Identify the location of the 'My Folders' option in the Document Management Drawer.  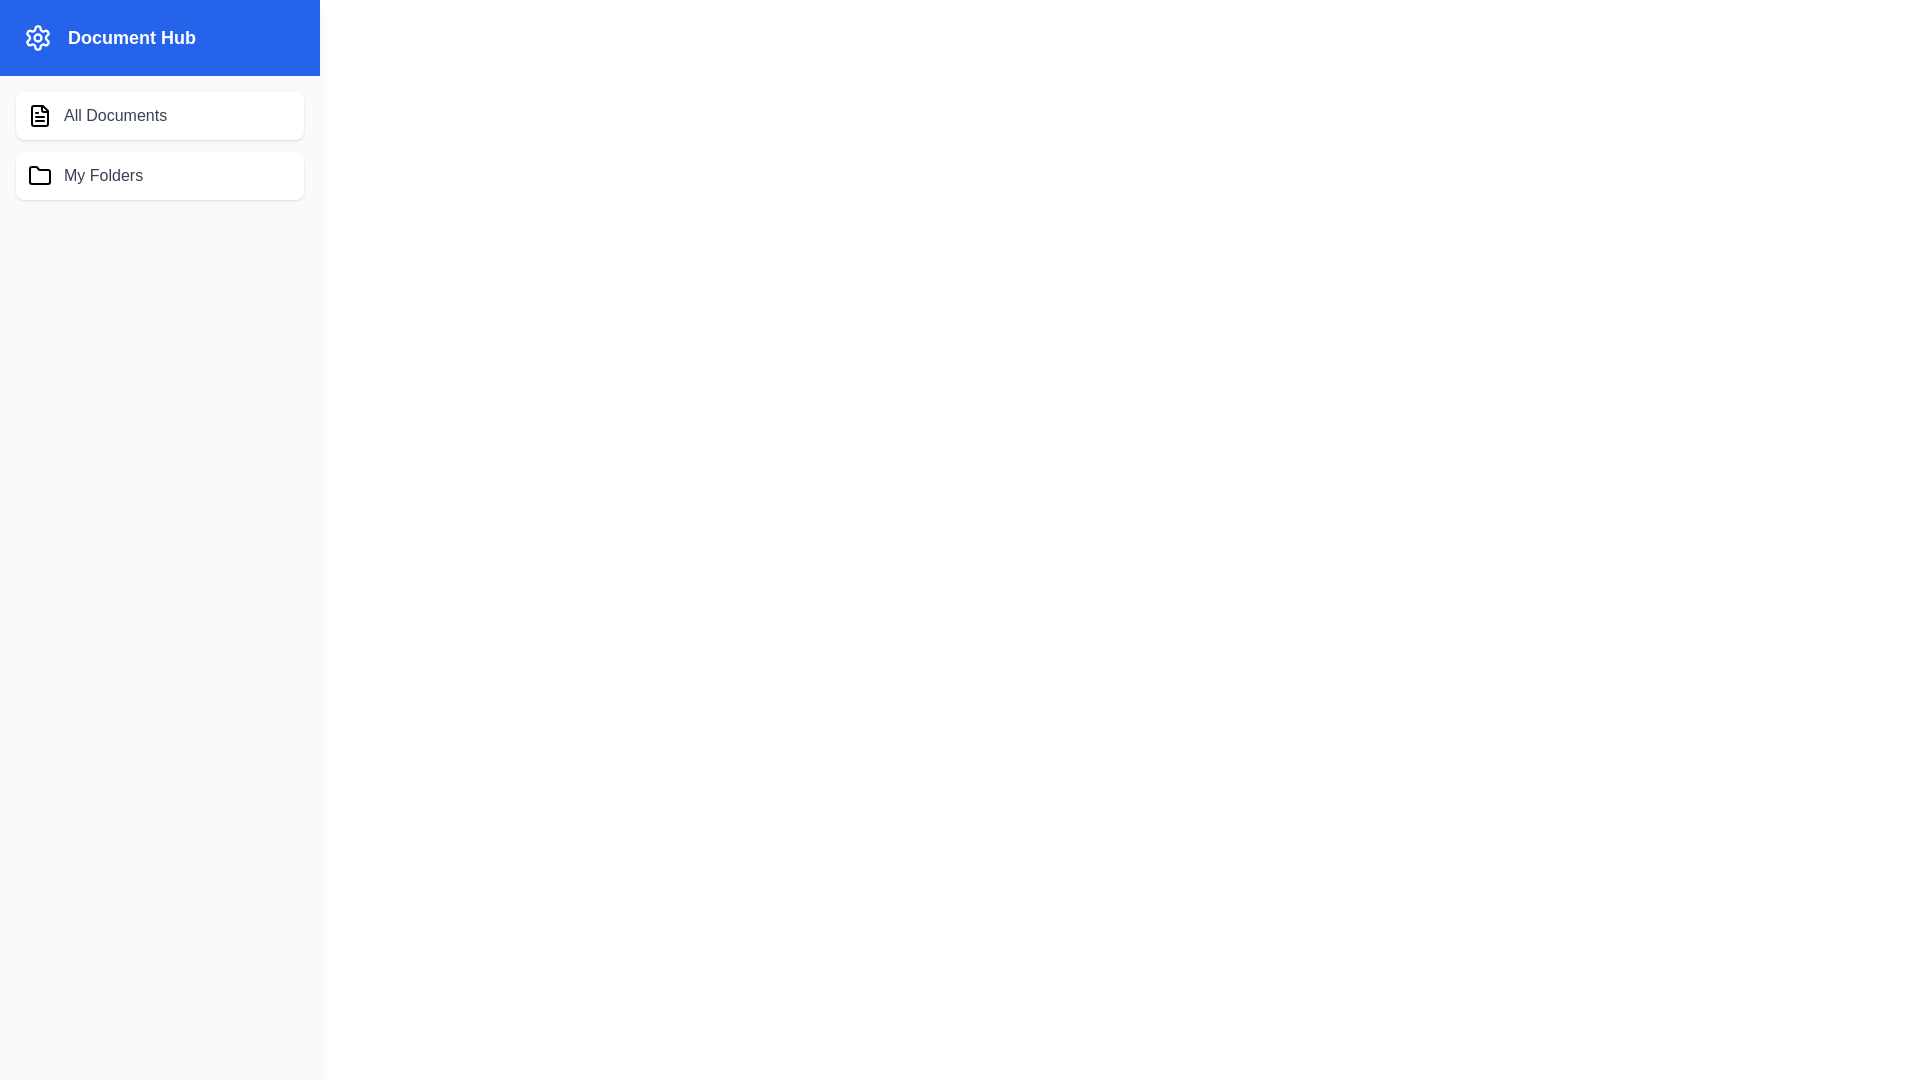
(158, 175).